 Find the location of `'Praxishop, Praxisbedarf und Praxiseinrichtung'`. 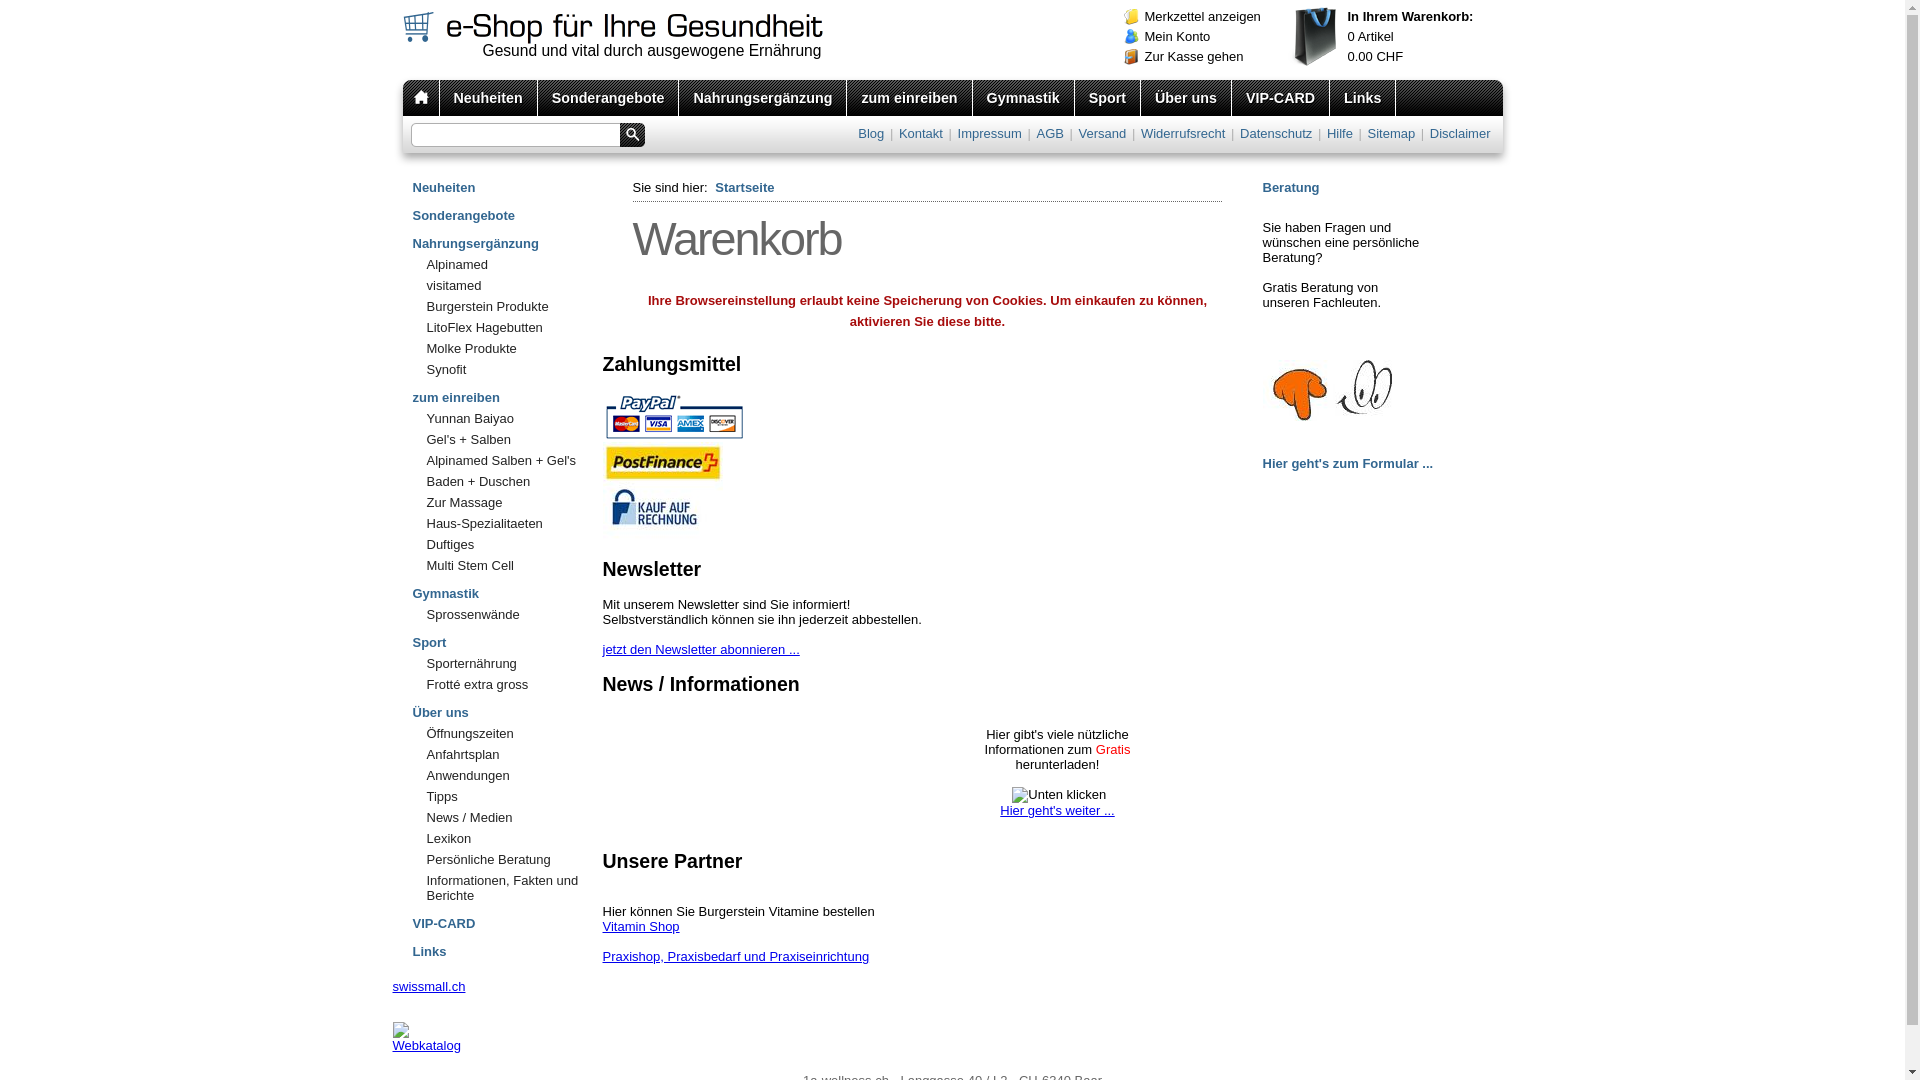

'Praxishop, Praxisbedarf und Praxiseinrichtung' is located at coordinates (734, 955).